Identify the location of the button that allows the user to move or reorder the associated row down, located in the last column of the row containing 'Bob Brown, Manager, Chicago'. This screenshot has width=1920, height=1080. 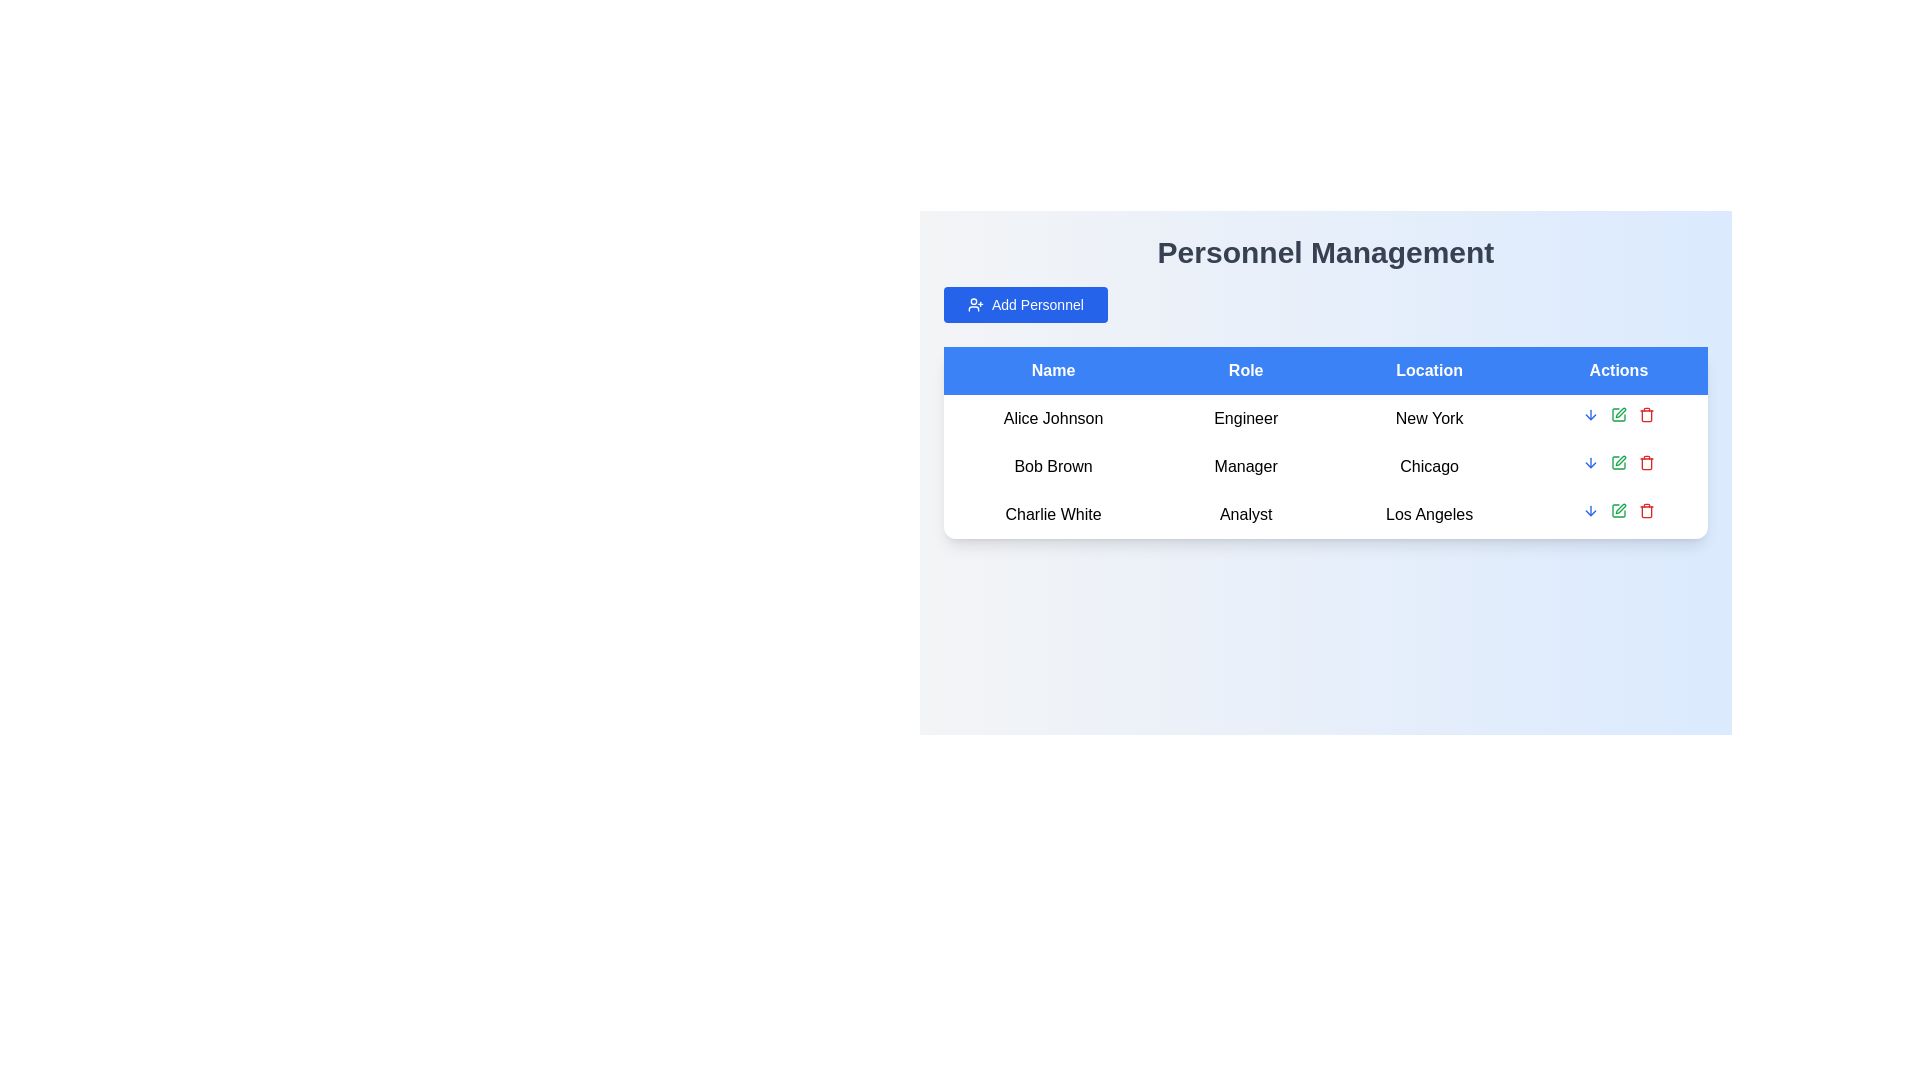
(1588, 414).